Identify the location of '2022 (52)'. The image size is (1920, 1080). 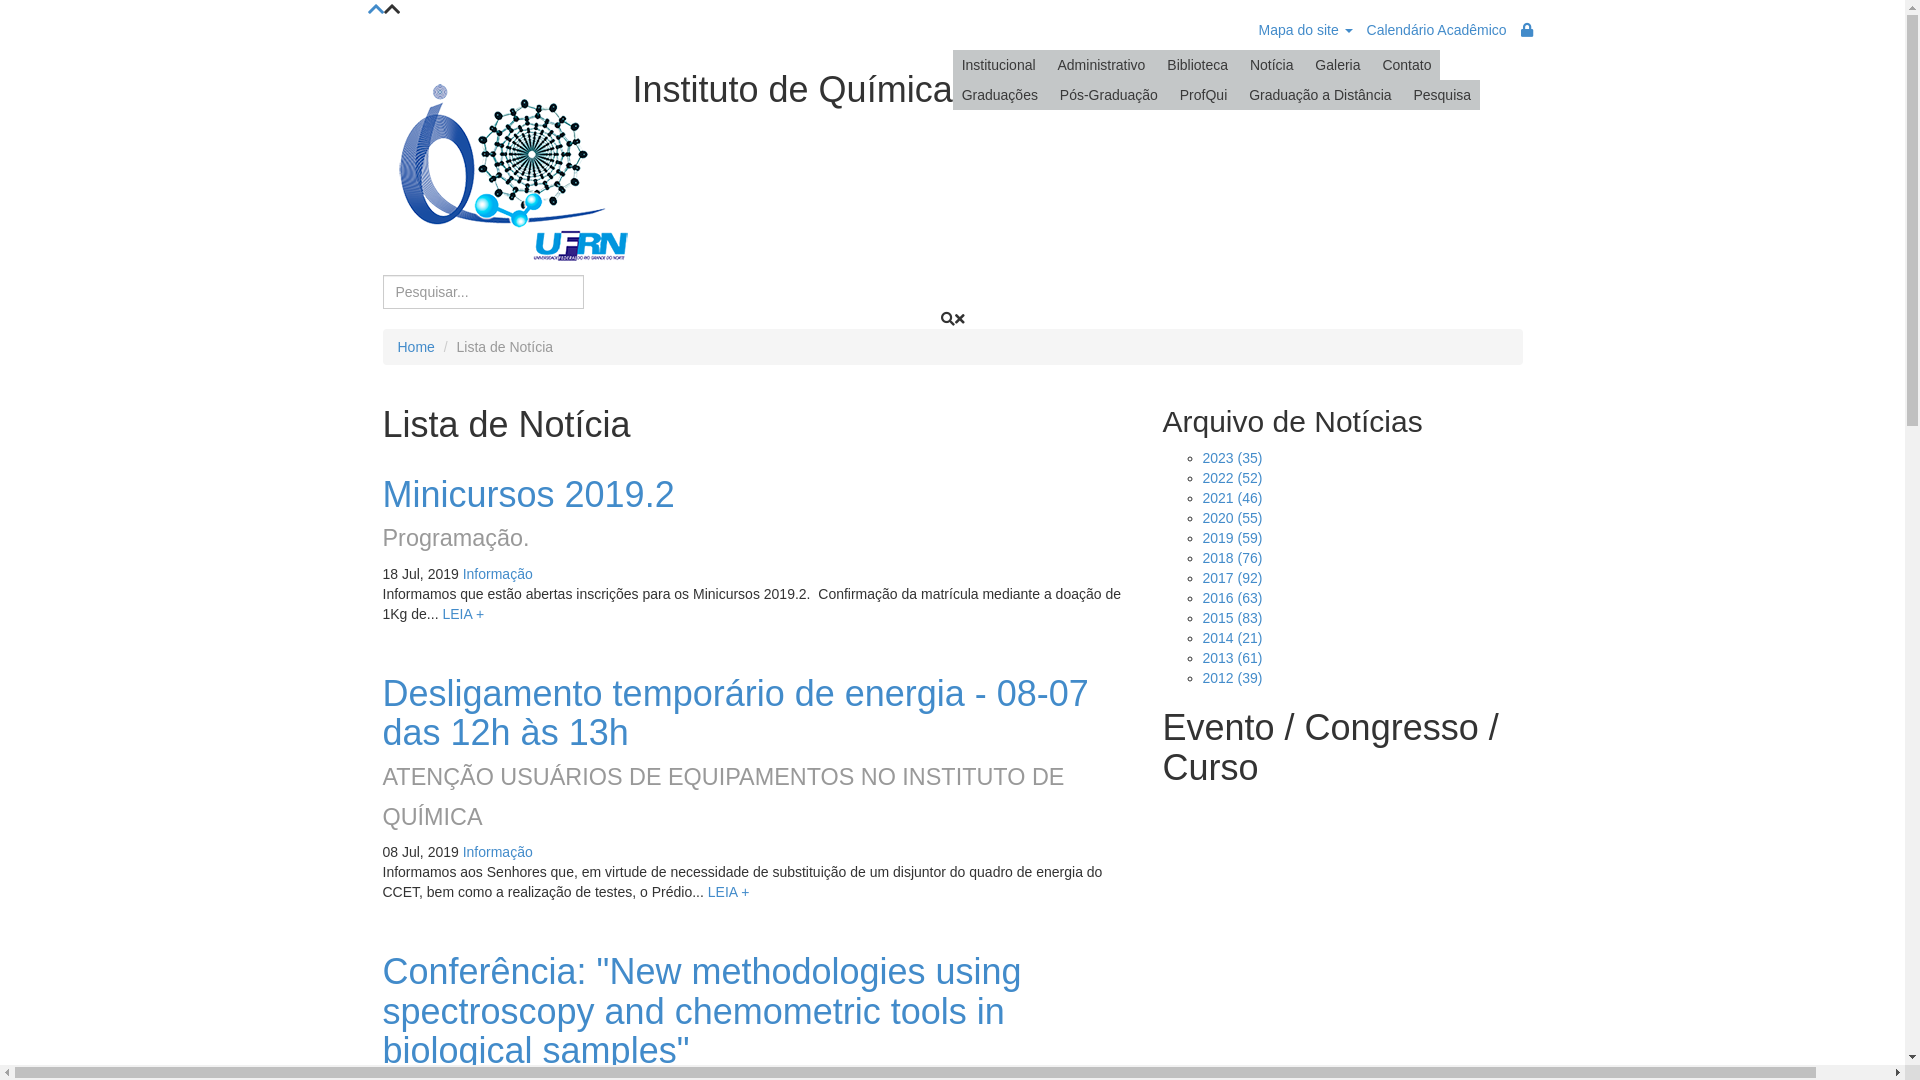
(1231, 478).